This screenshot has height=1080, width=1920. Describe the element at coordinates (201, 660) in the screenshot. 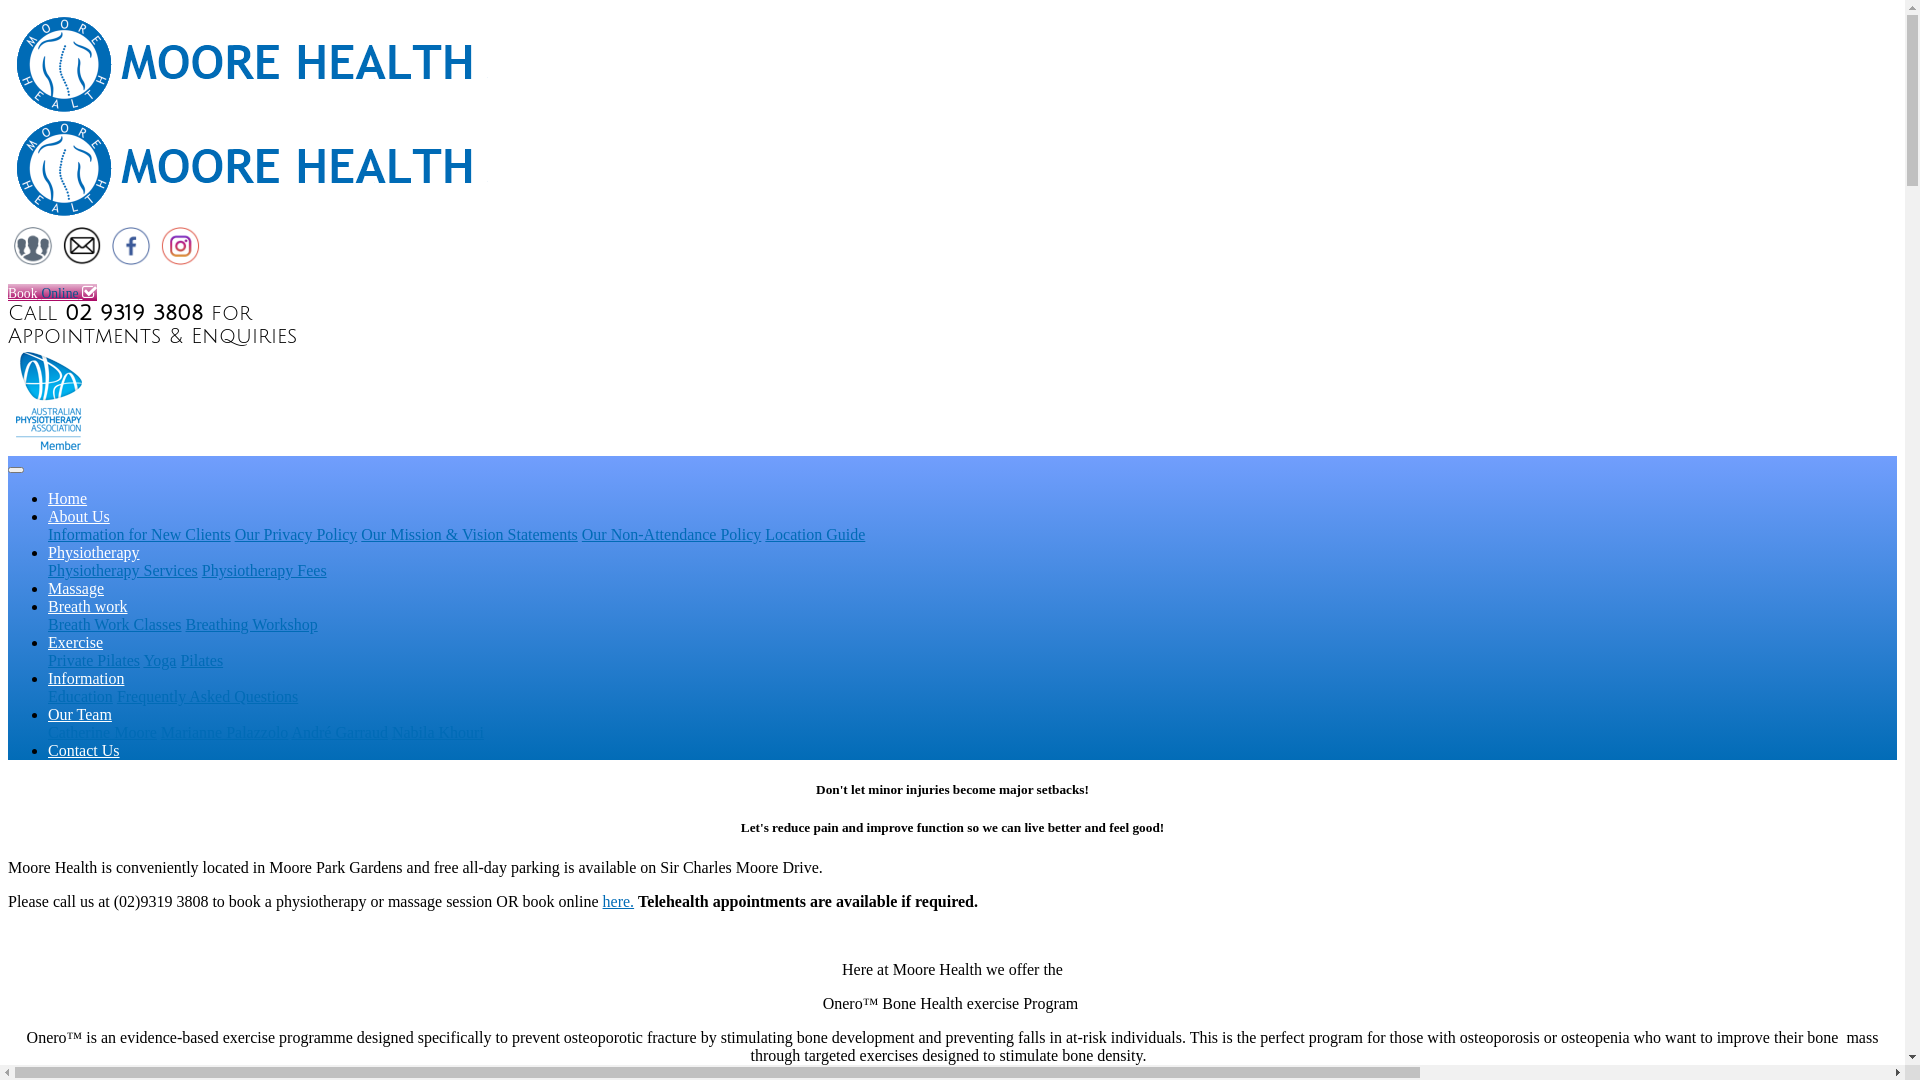

I see `'Pilates'` at that location.